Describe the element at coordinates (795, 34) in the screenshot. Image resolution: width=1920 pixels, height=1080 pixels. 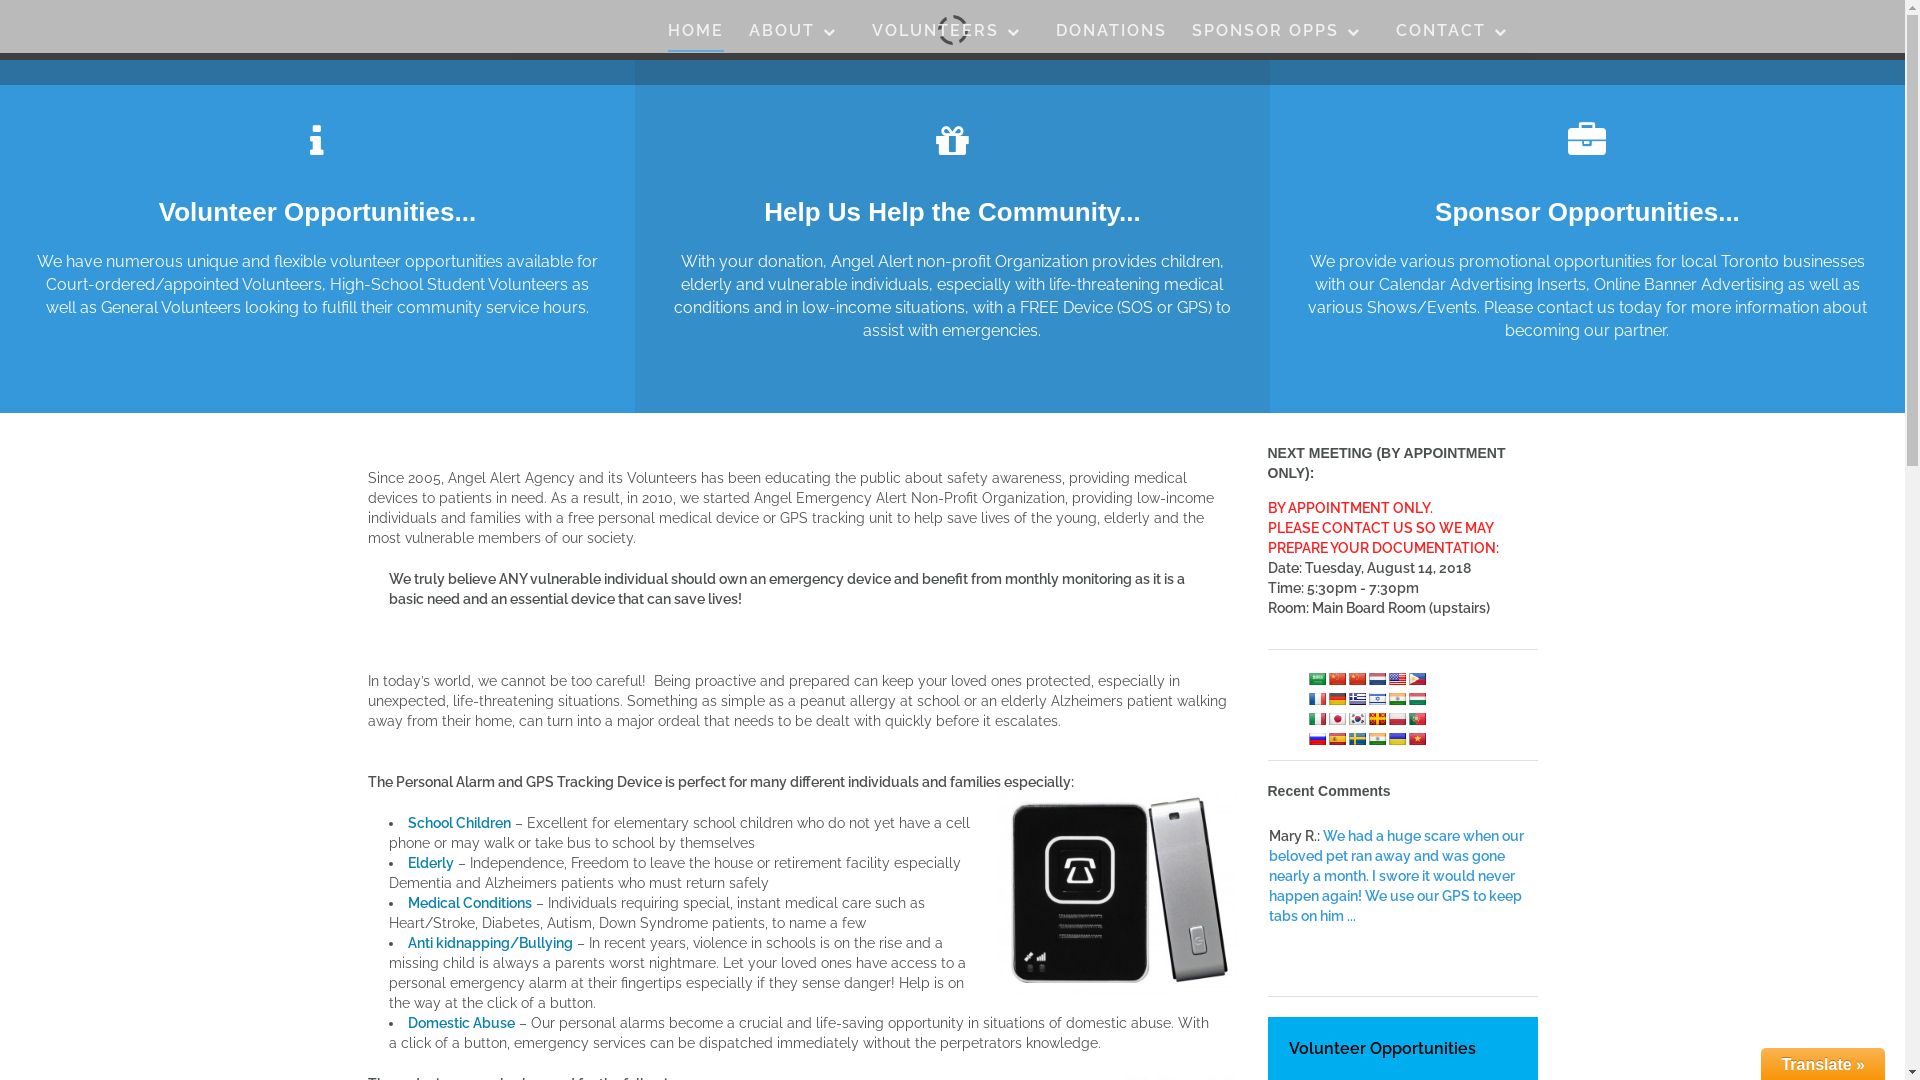
I see `'ABOUT'` at that location.